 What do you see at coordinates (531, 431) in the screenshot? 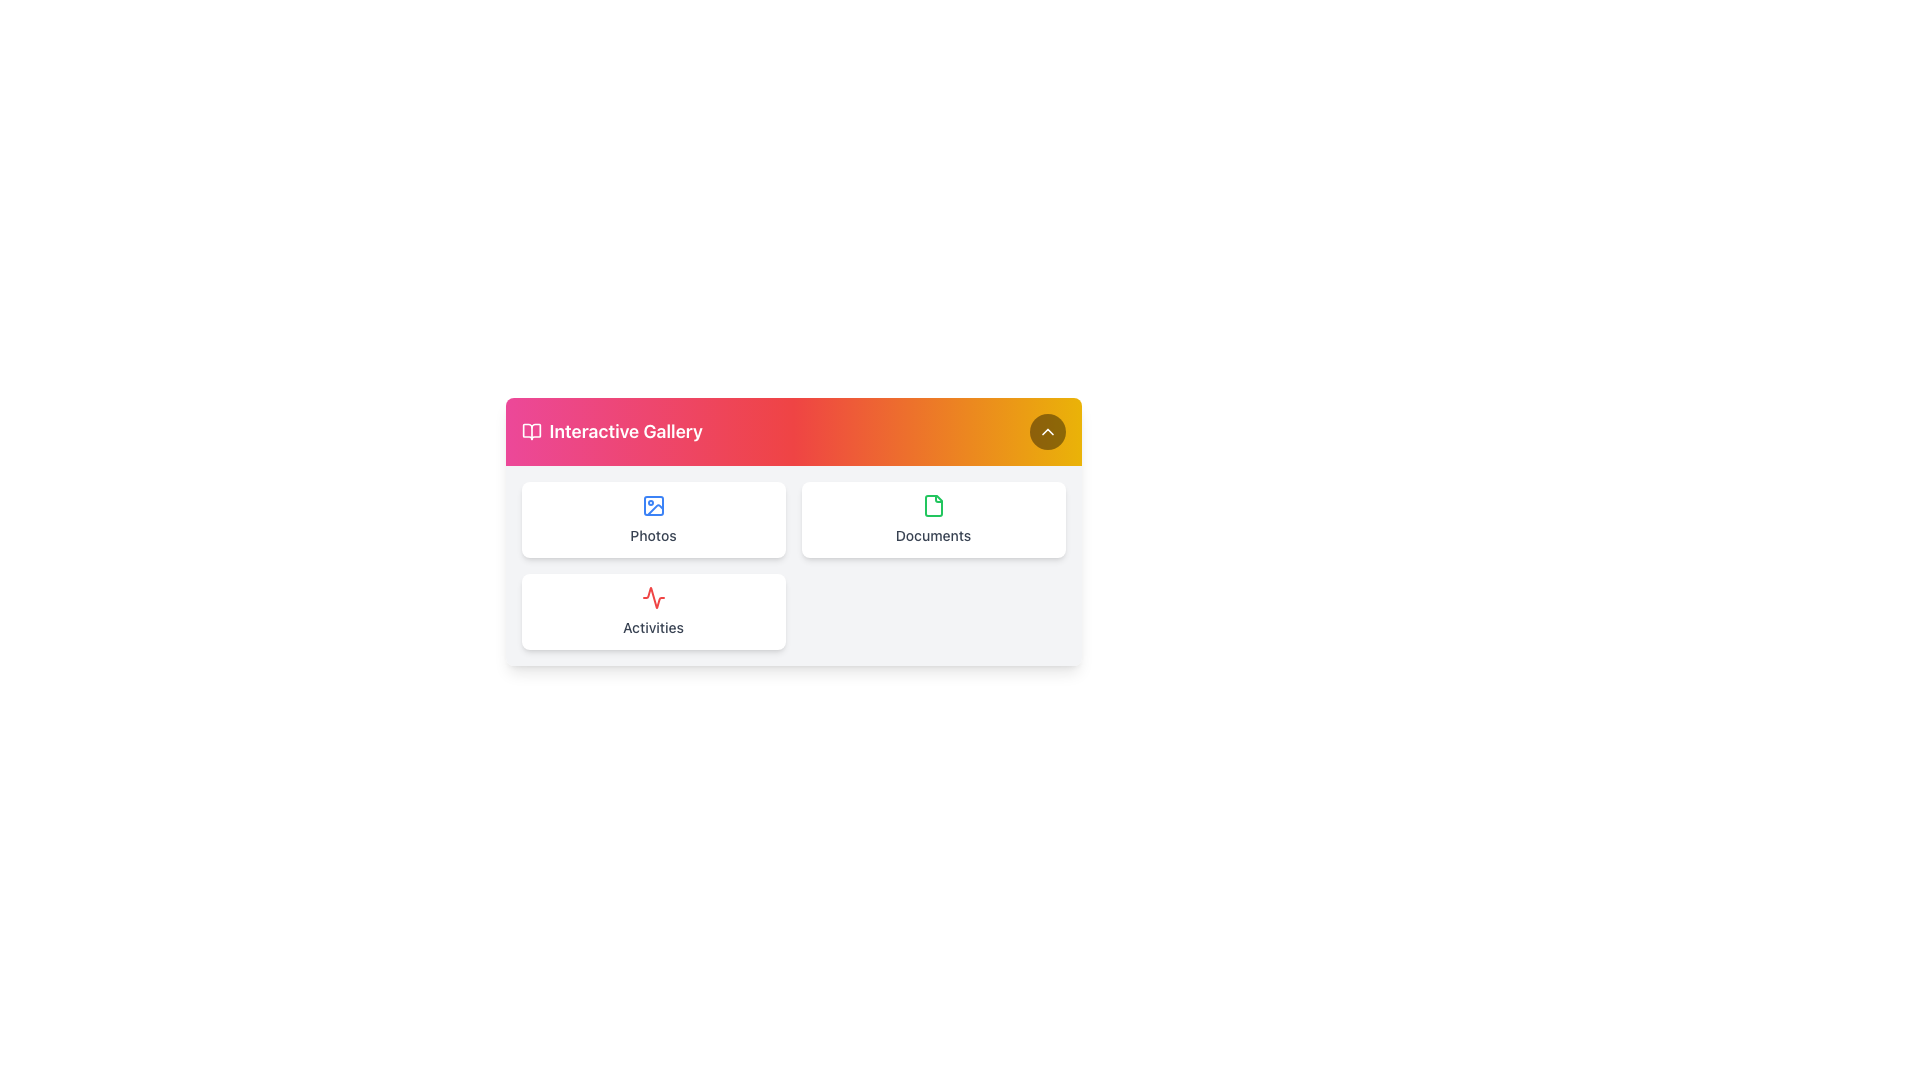
I see `the open book icon located in the header of the interface, which is positioned to the left of the text 'Interactive Gallery'` at bounding box center [531, 431].